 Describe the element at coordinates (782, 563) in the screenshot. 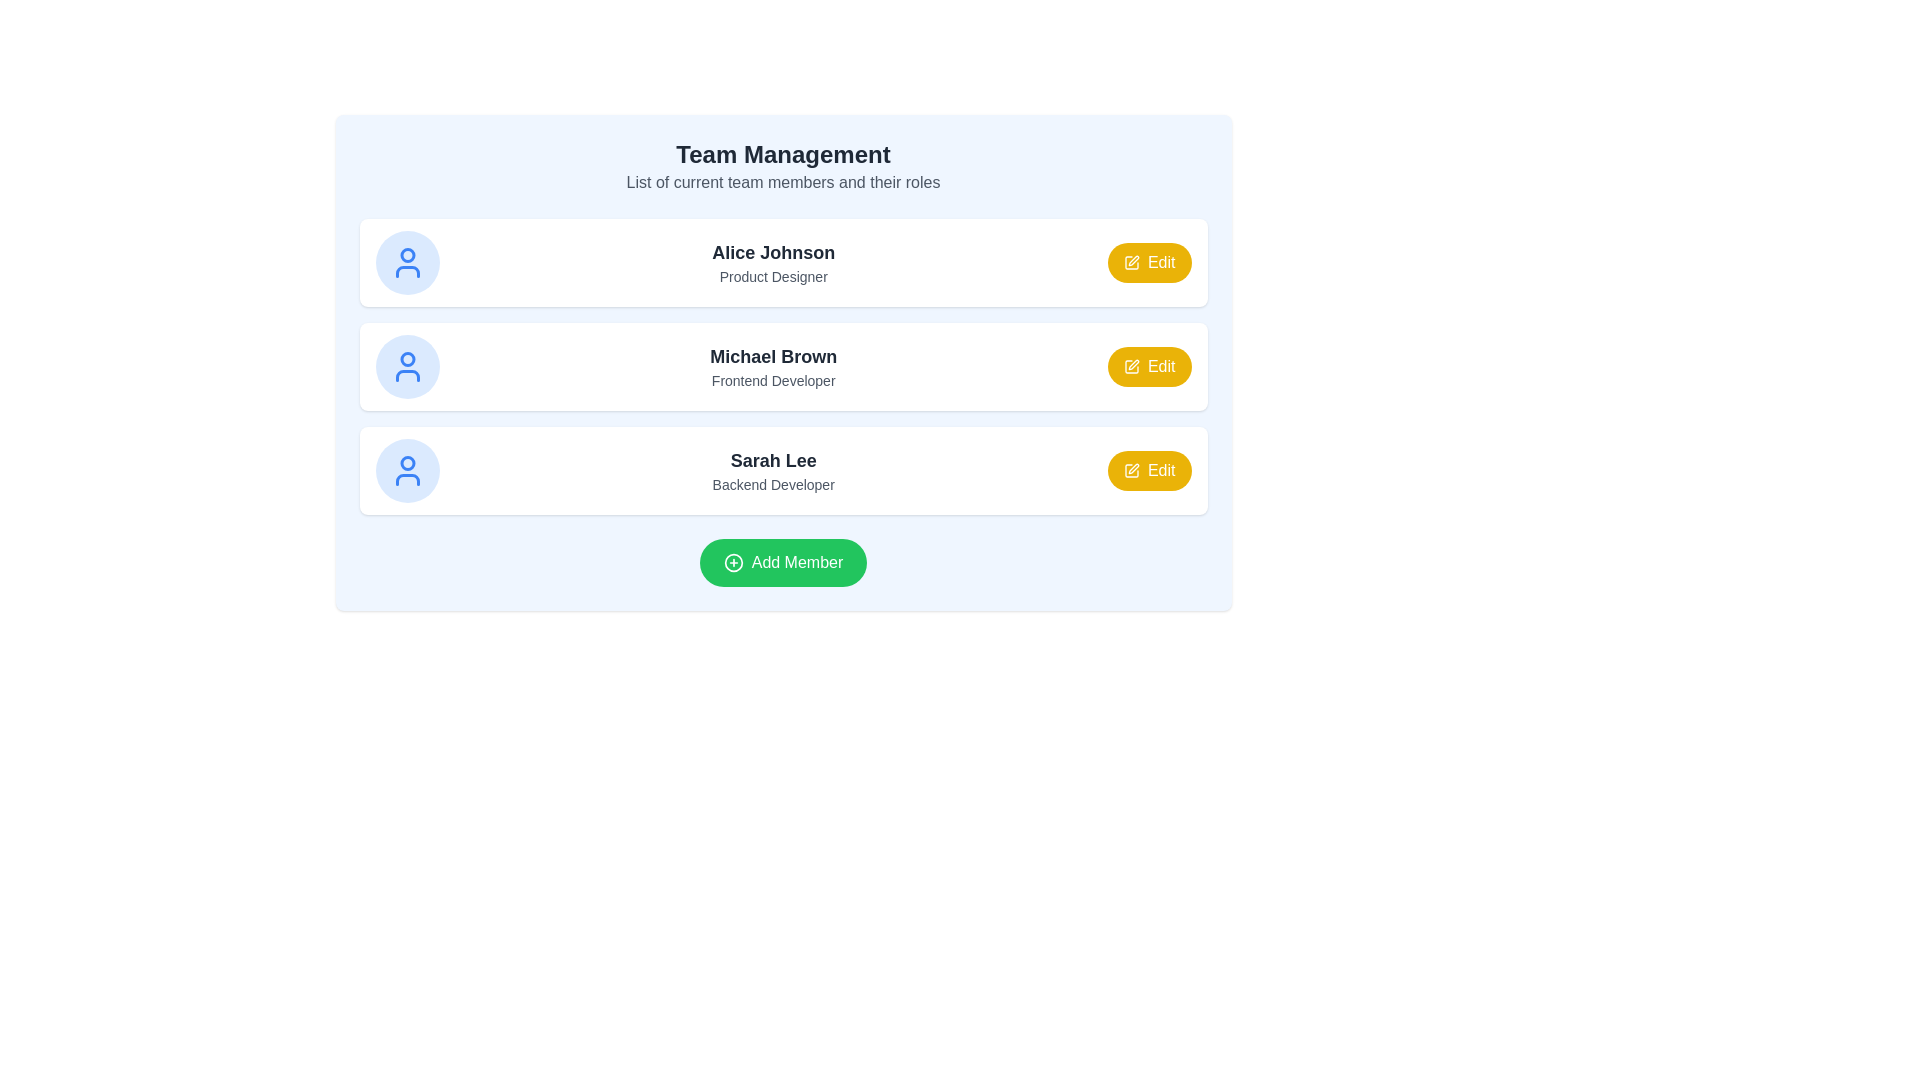

I see `the green 'Add Member' button with a plus sign icon located at the bottom of the 'Team Management' card beneath 'Sarah Lee'` at that location.